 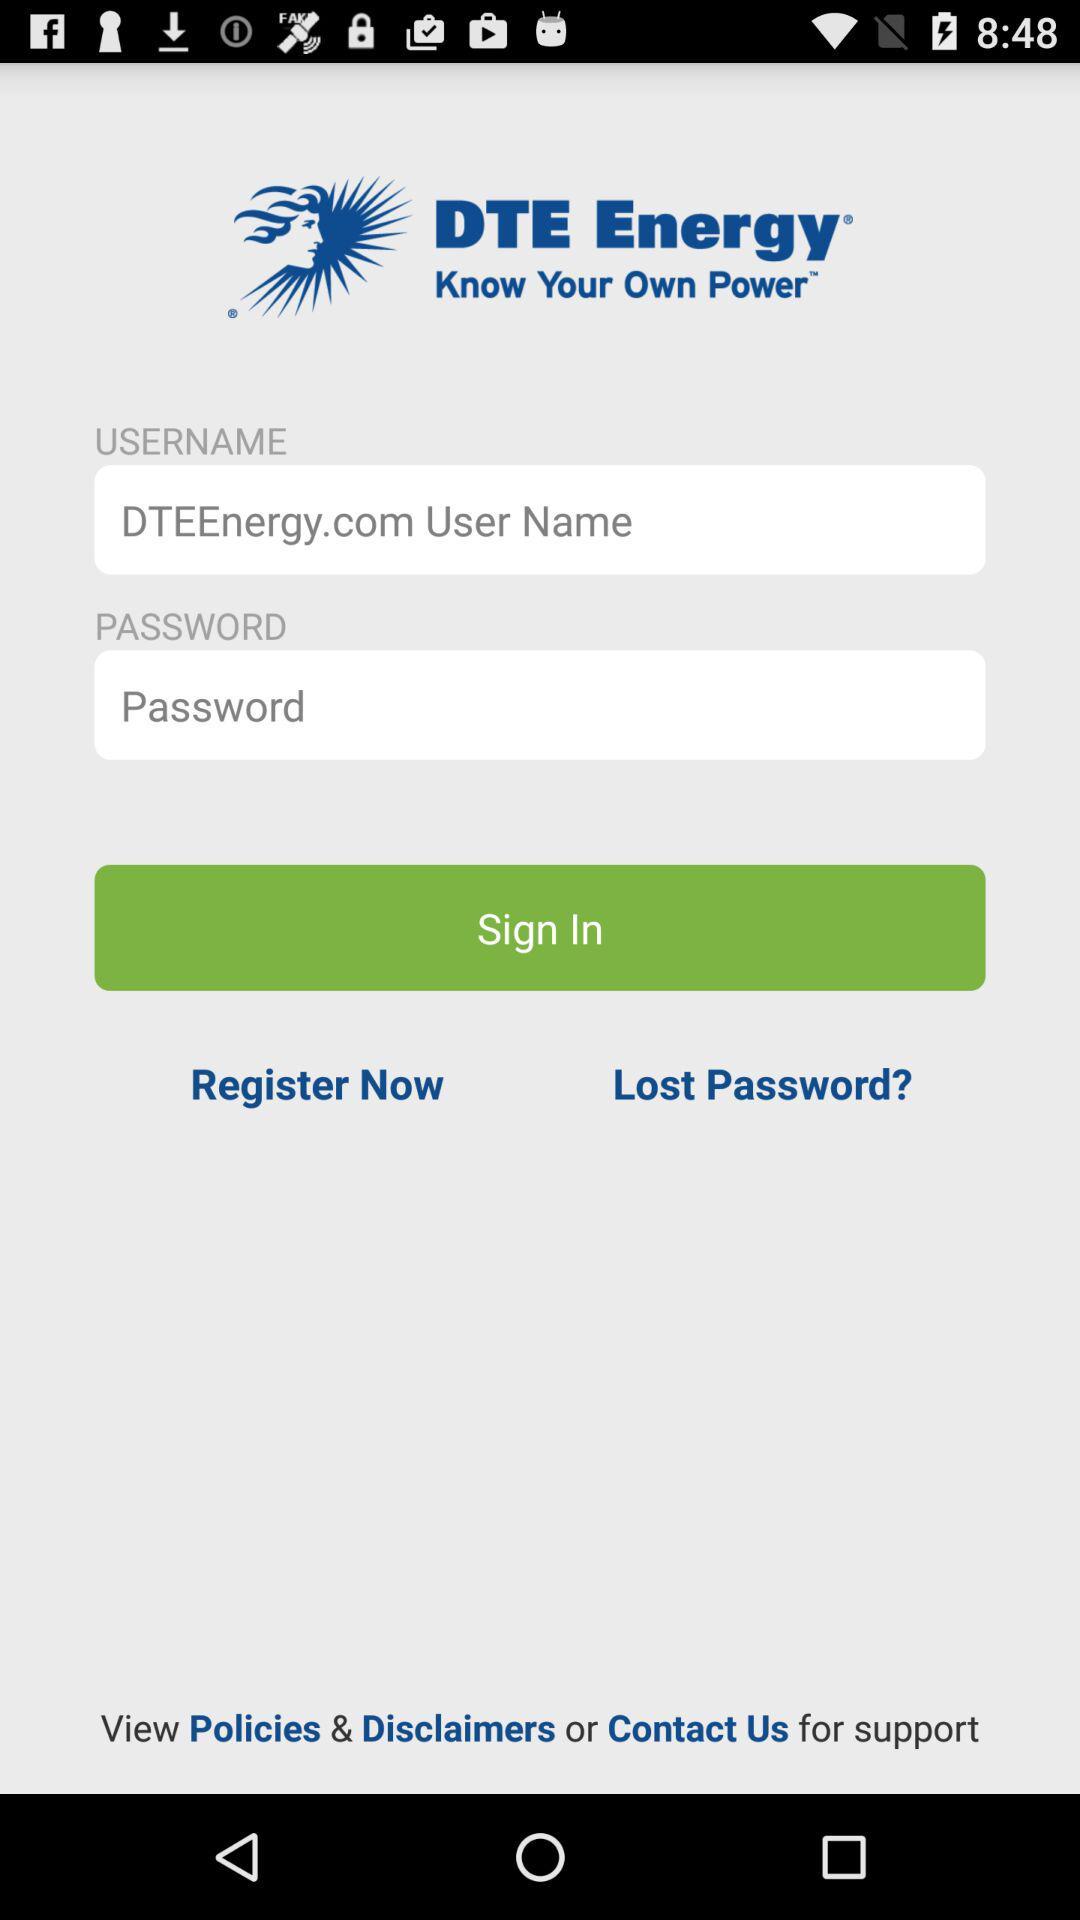 I want to click on item below the sign in button, so click(x=762, y=1082).